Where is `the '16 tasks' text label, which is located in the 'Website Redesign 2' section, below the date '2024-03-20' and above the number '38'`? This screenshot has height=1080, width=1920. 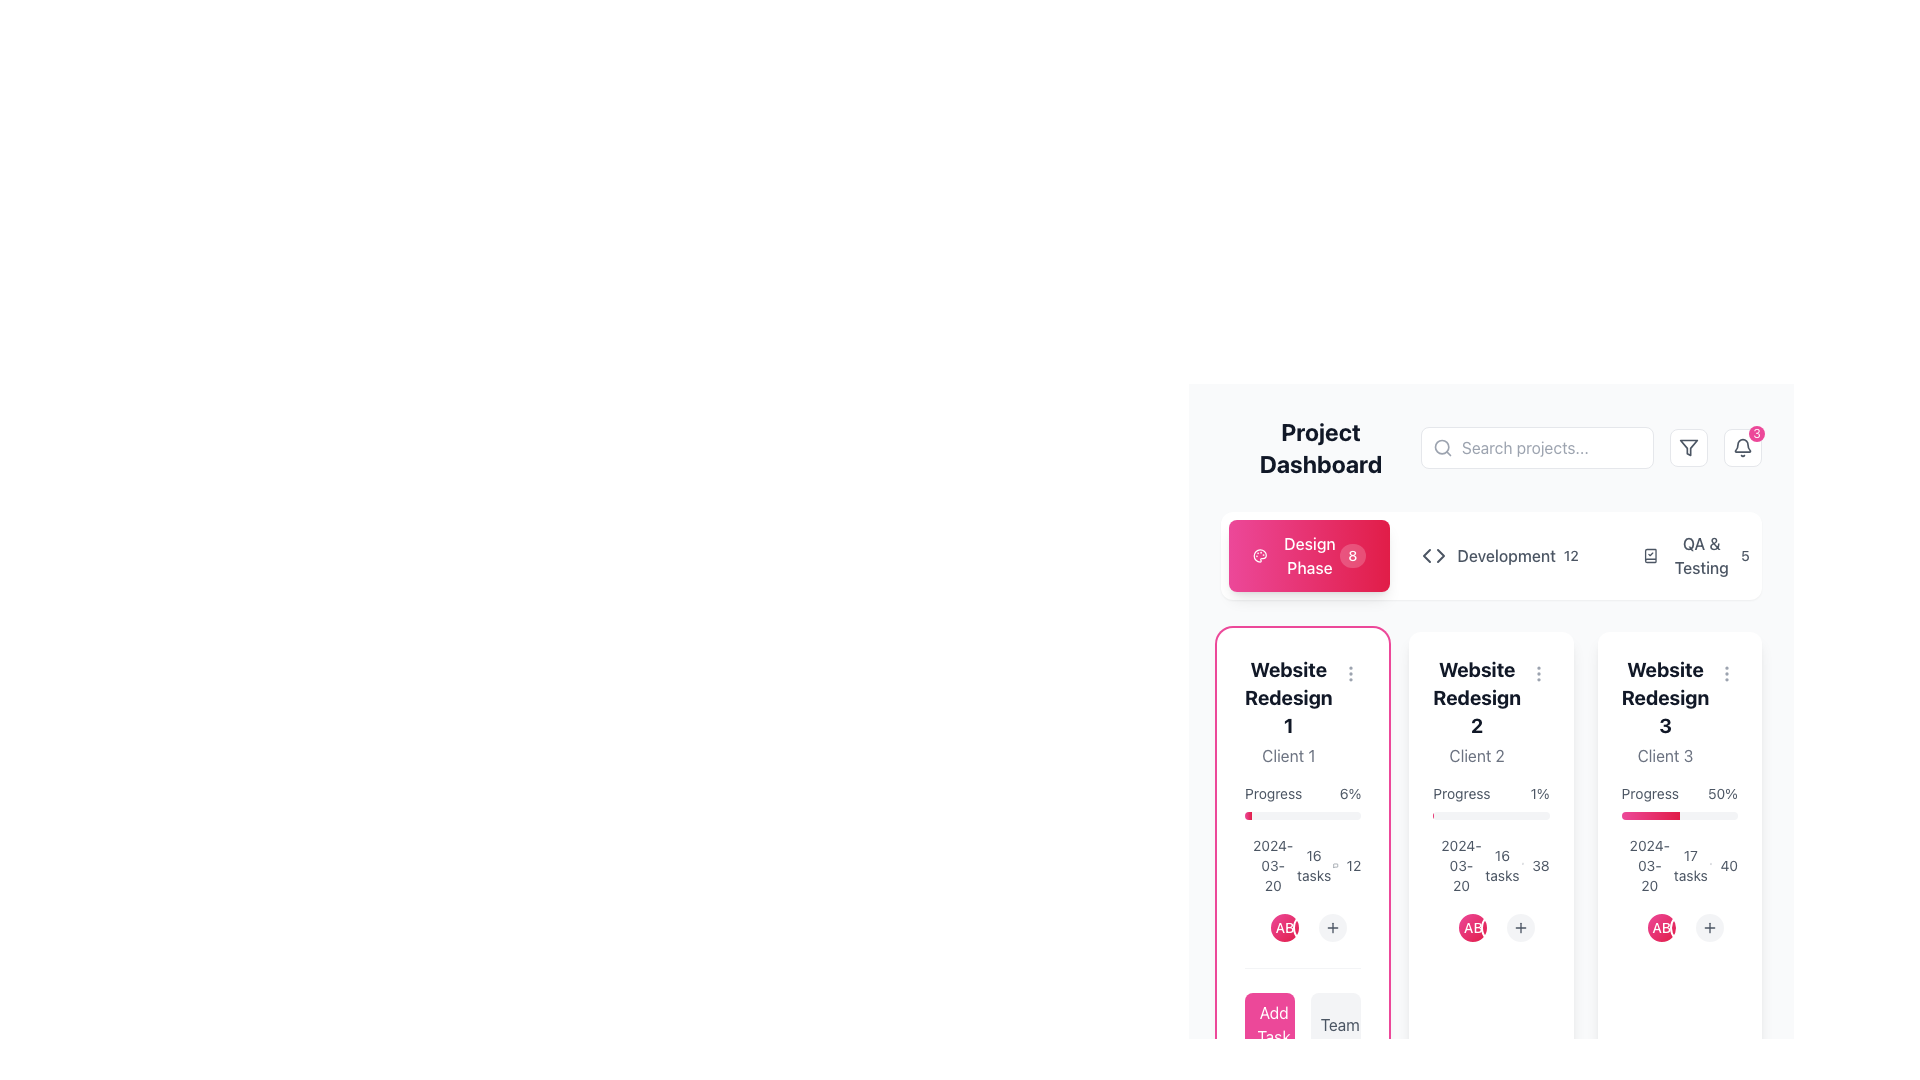
the '16 tasks' text label, which is located in the 'Website Redesign 2' section, below the date '2024-03-20' and above the number '38' is located at coordinates (1502, 865).